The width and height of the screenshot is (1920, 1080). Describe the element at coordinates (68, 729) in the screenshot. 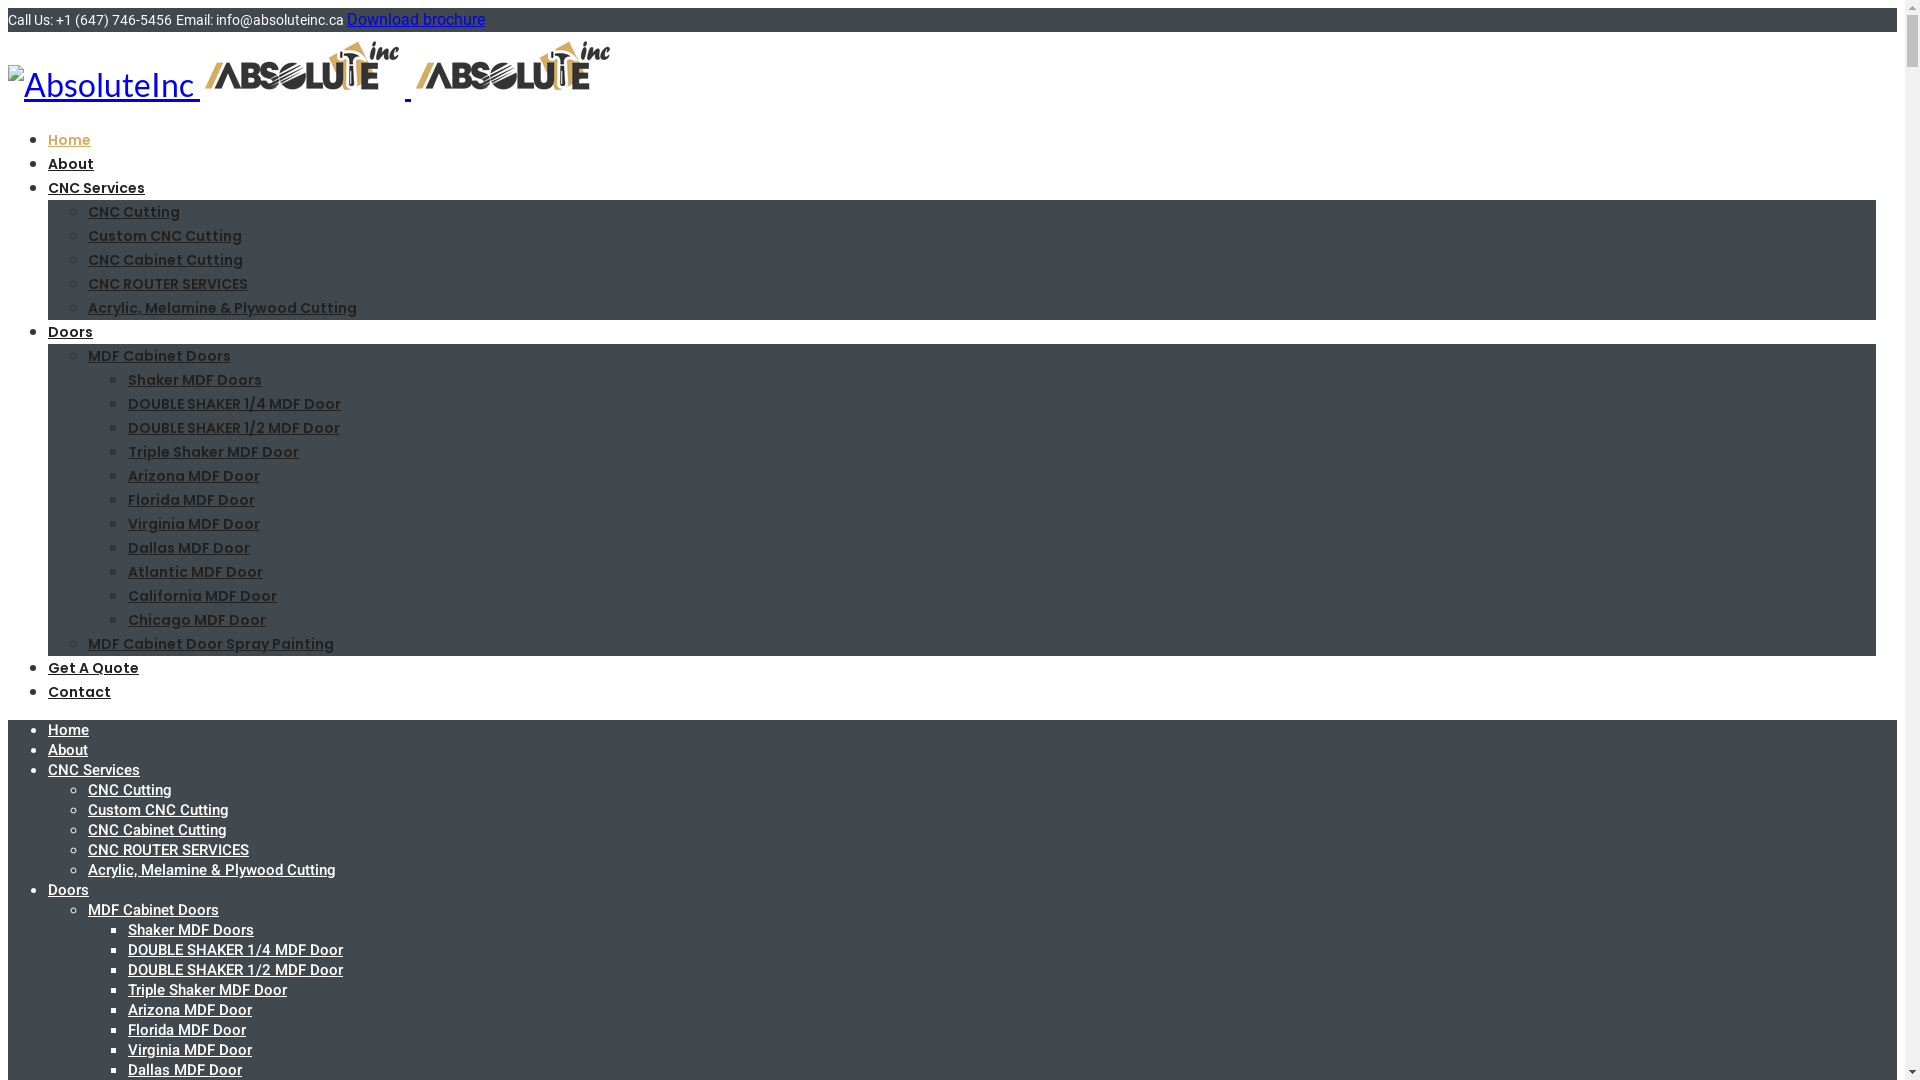

I see `'Home'` at that location.